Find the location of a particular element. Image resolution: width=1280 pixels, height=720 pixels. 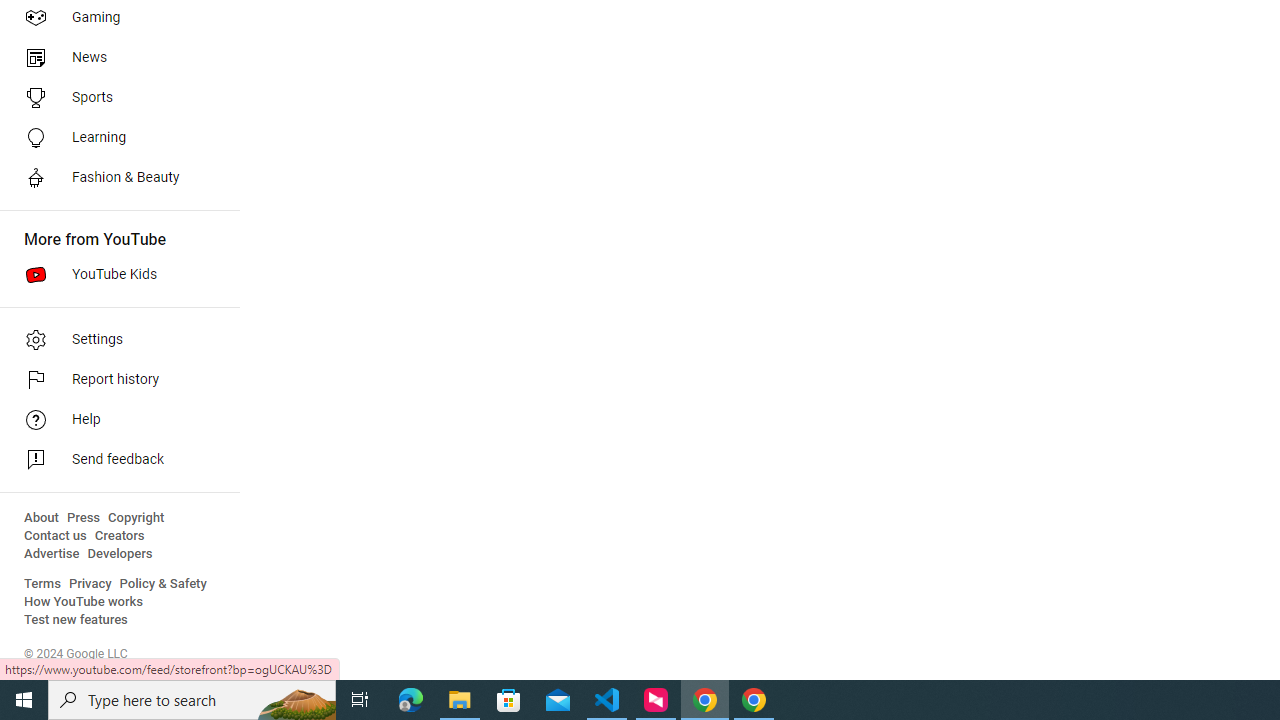

'Send feedback' is located at coordinates (112, 460).